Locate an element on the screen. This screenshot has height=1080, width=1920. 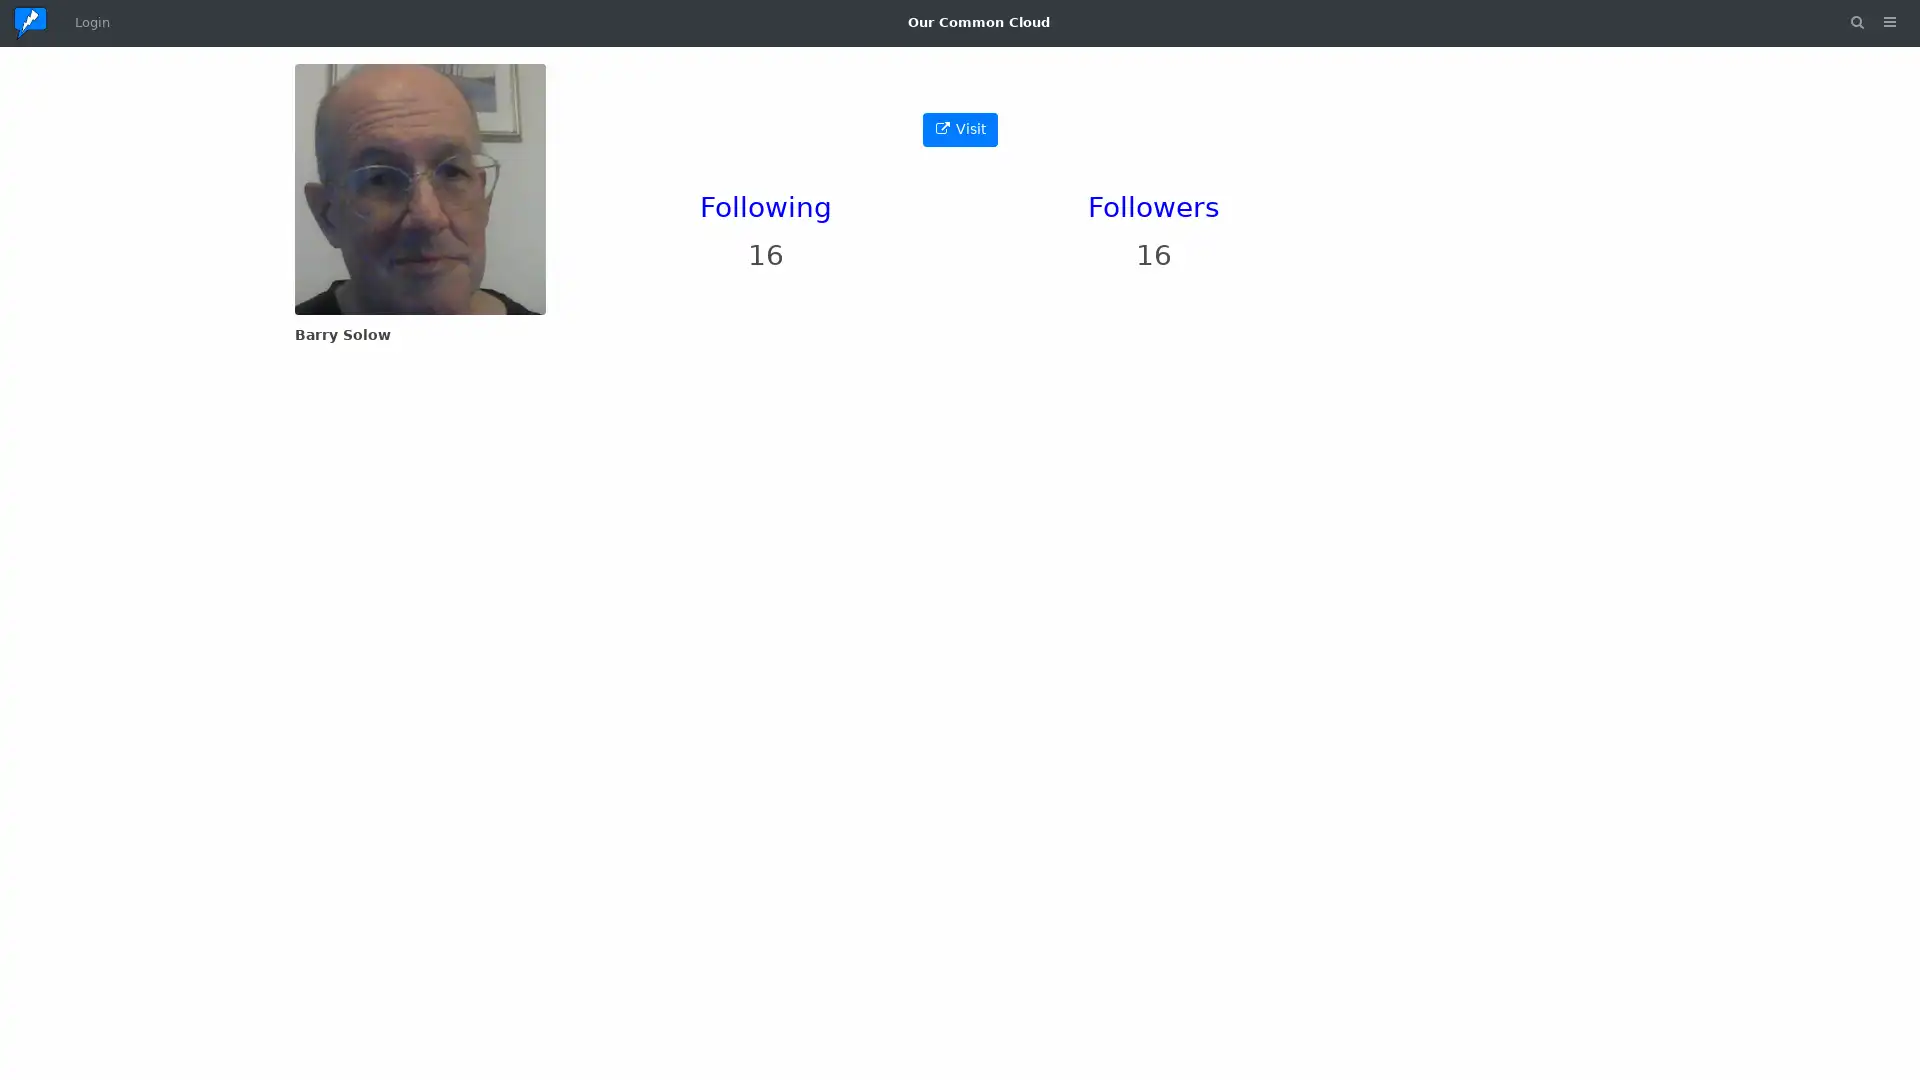
Visit is located at coordinates (958, 129).